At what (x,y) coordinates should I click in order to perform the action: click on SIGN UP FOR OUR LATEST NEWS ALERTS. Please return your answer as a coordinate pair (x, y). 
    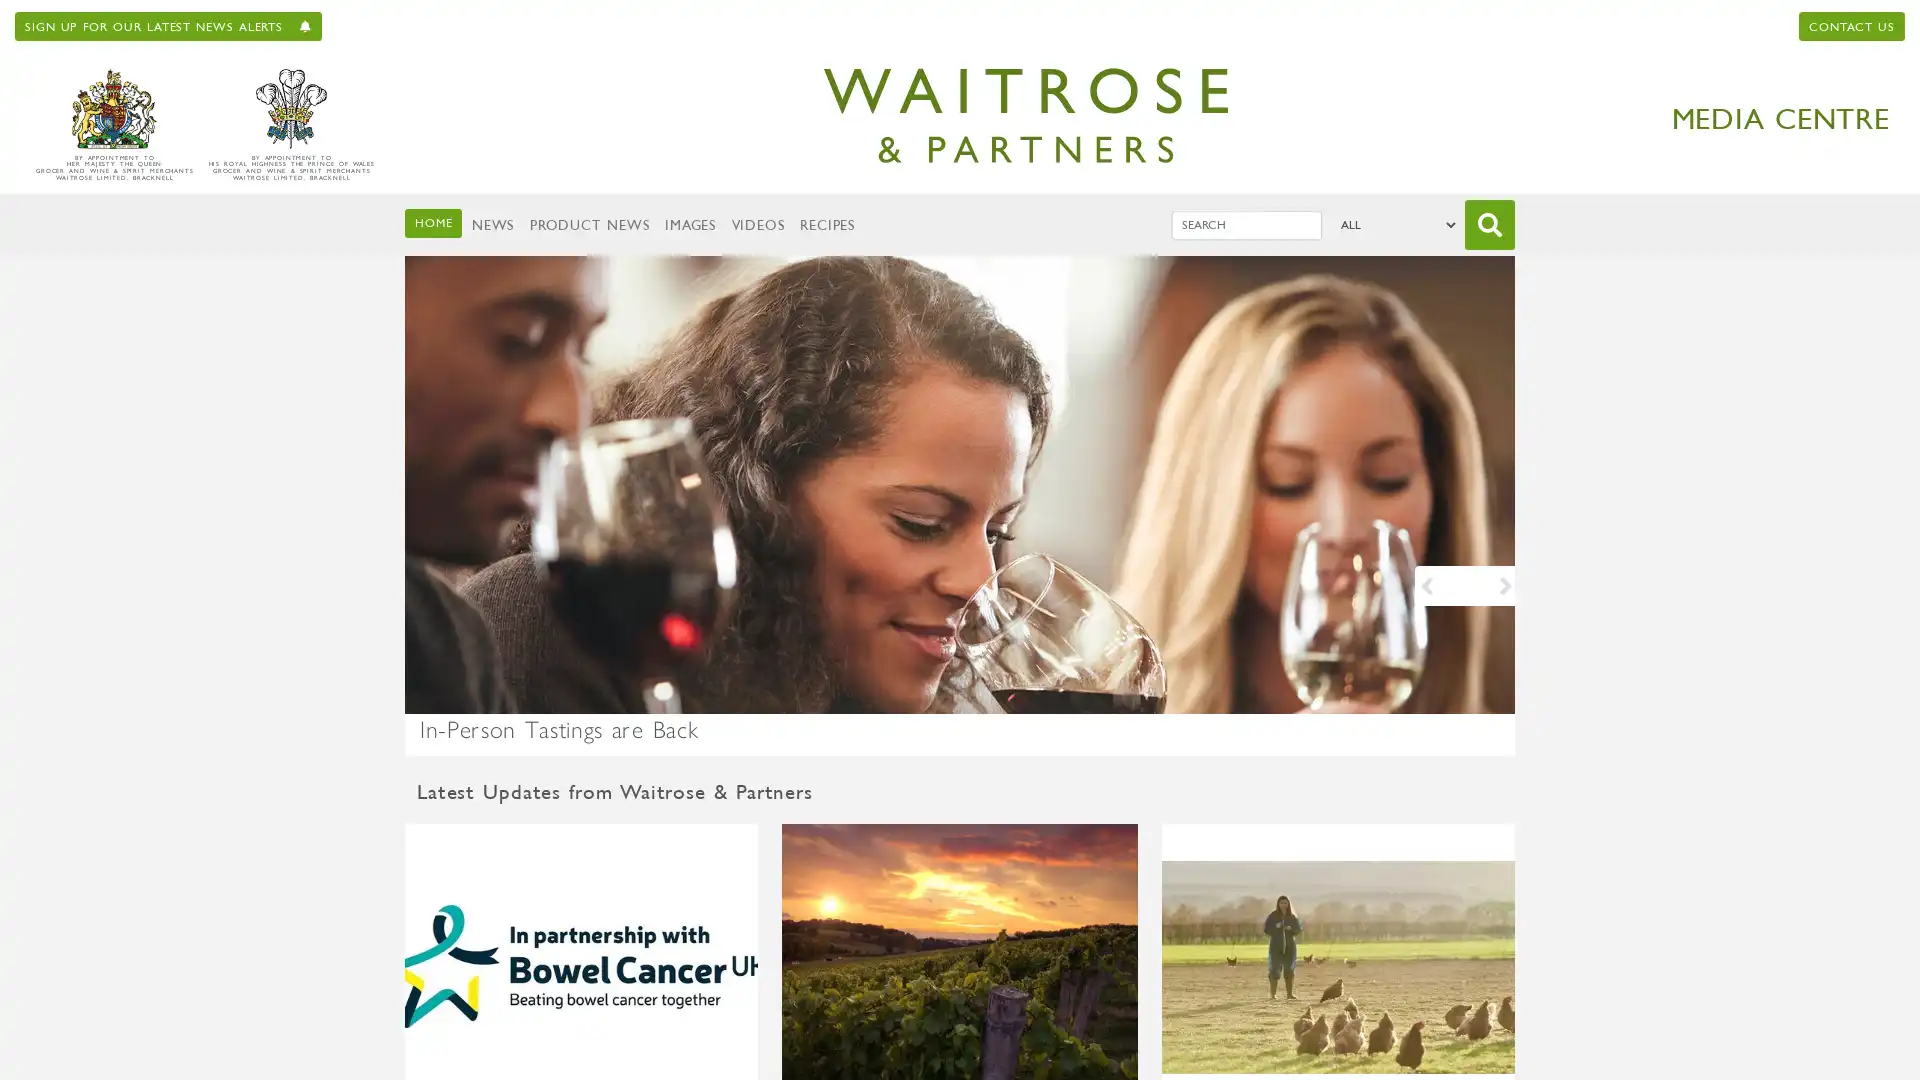
    Looking at the image, I should click on (168, 26).